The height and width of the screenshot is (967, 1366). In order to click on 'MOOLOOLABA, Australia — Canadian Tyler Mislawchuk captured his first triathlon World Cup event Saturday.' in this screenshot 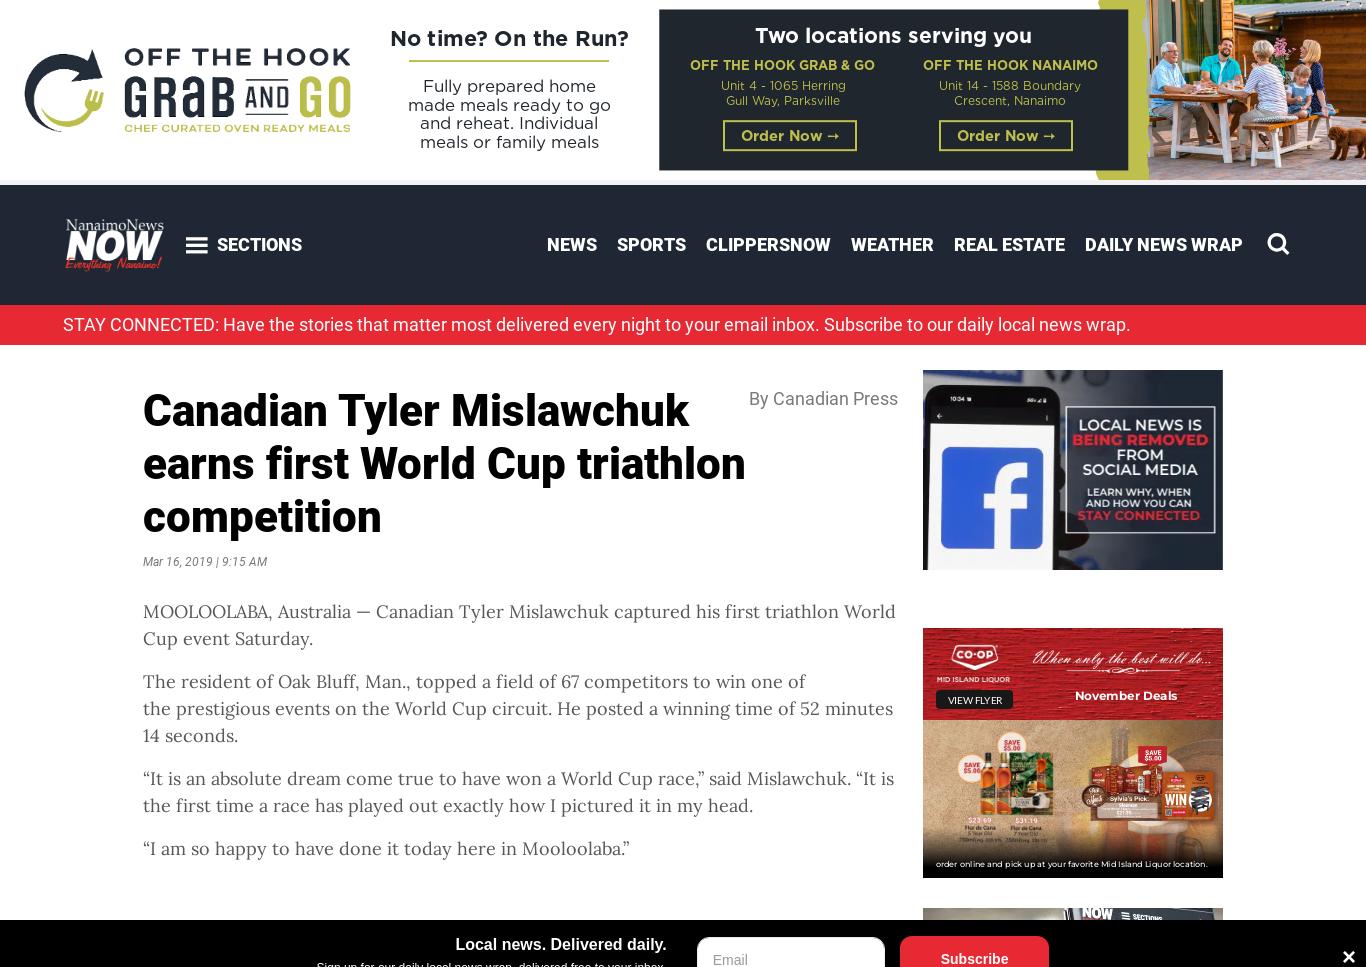, I will do `click(519, 624)`.